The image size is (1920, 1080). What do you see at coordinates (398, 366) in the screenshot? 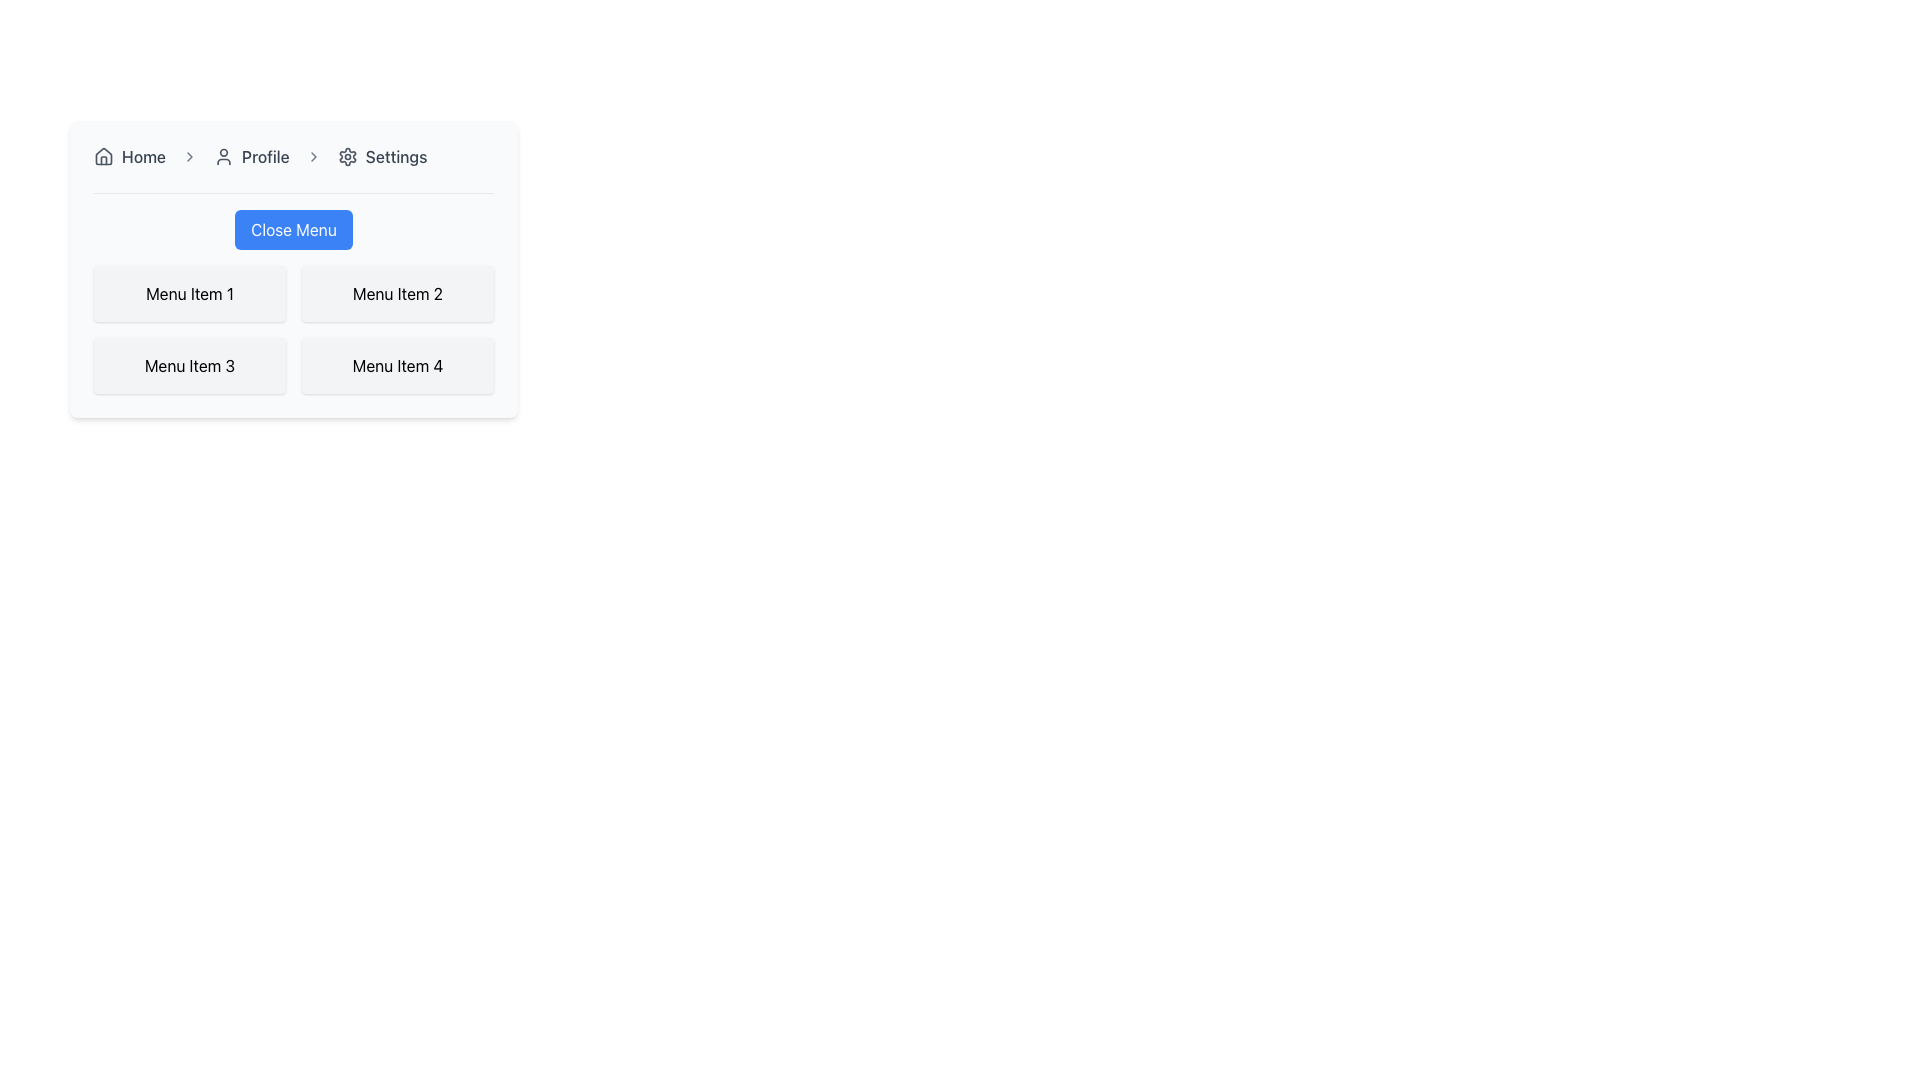
I see `the fourth static display card in the navigation menu, located in the bottom-right quadrant of the grid` at bounding box center [398, 366].